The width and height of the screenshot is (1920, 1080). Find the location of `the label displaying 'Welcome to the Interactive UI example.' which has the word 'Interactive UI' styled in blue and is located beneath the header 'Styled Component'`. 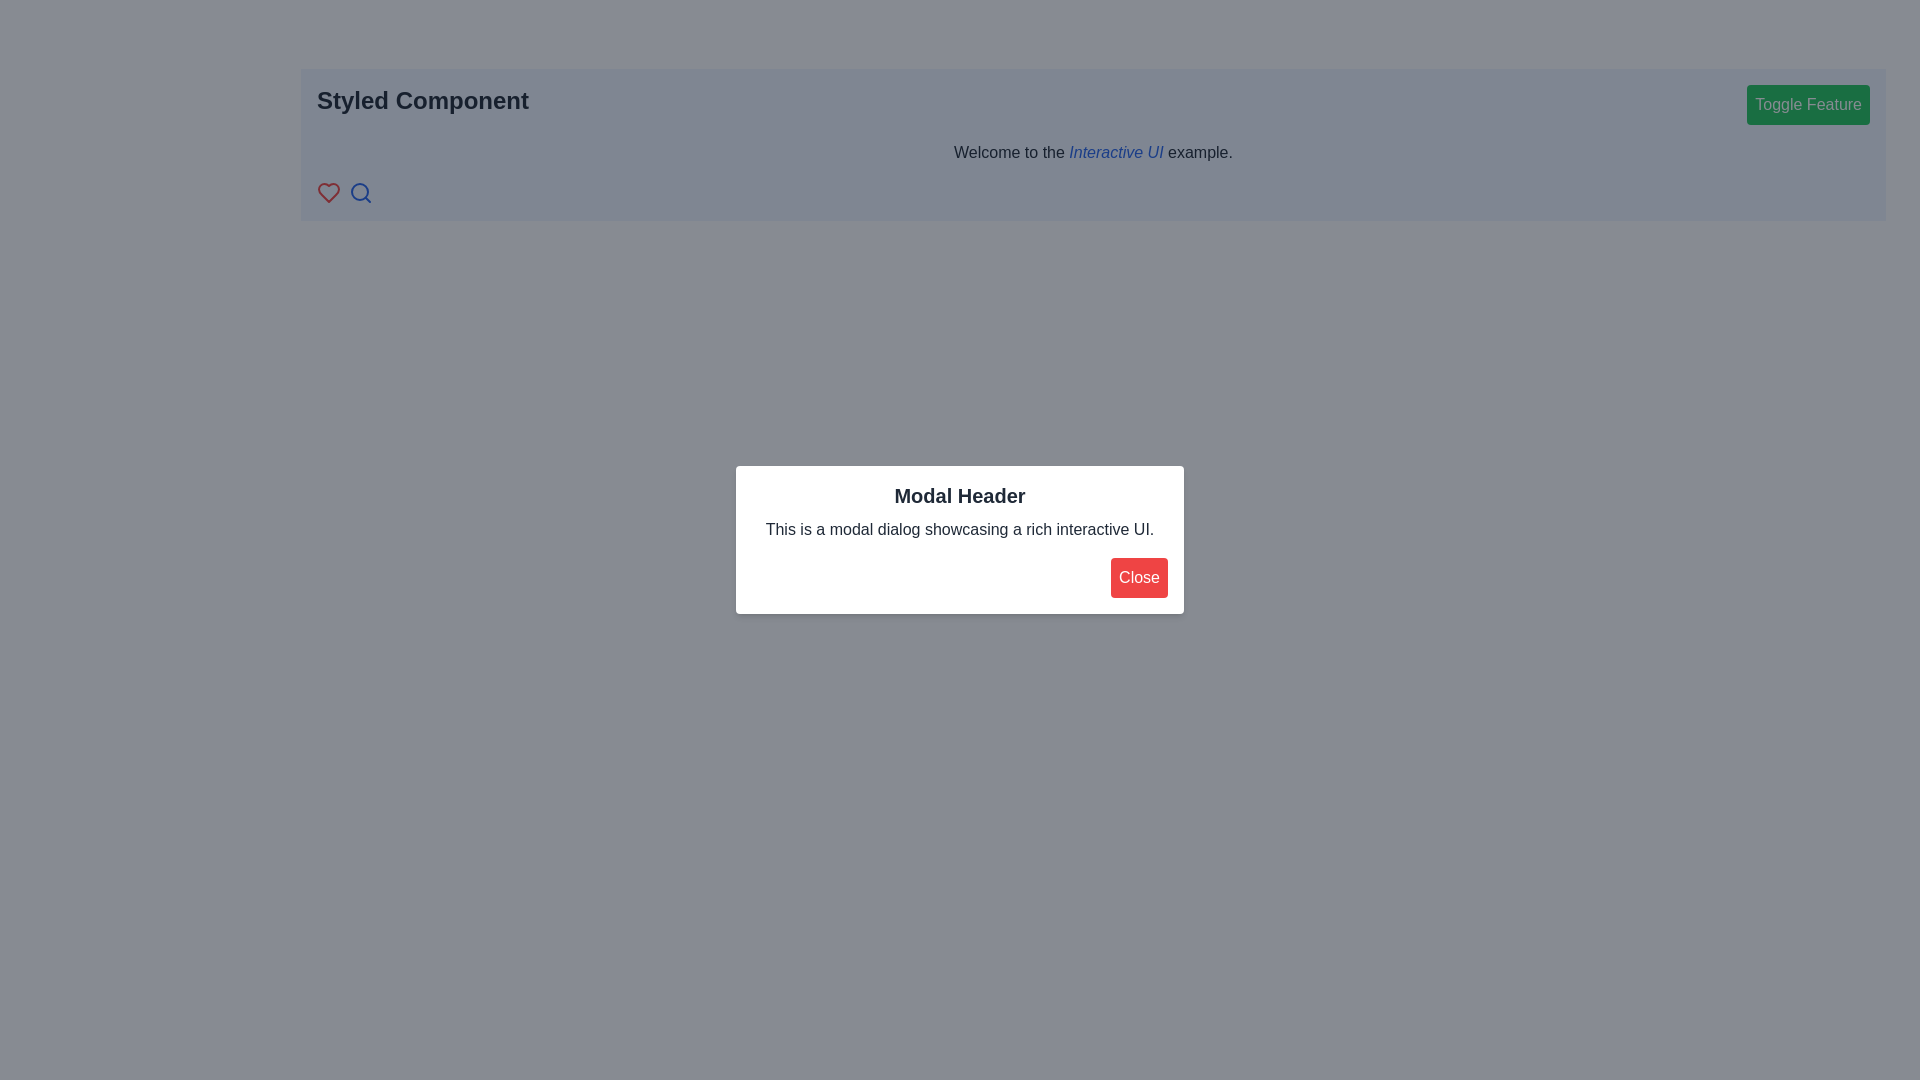

the label displaying 'Welcome to the Interactive UI example.' which has the word 'Interactive UI' styled in blue and is located beneath the header 'Styled Component' is located at coordinates (1092, 152).